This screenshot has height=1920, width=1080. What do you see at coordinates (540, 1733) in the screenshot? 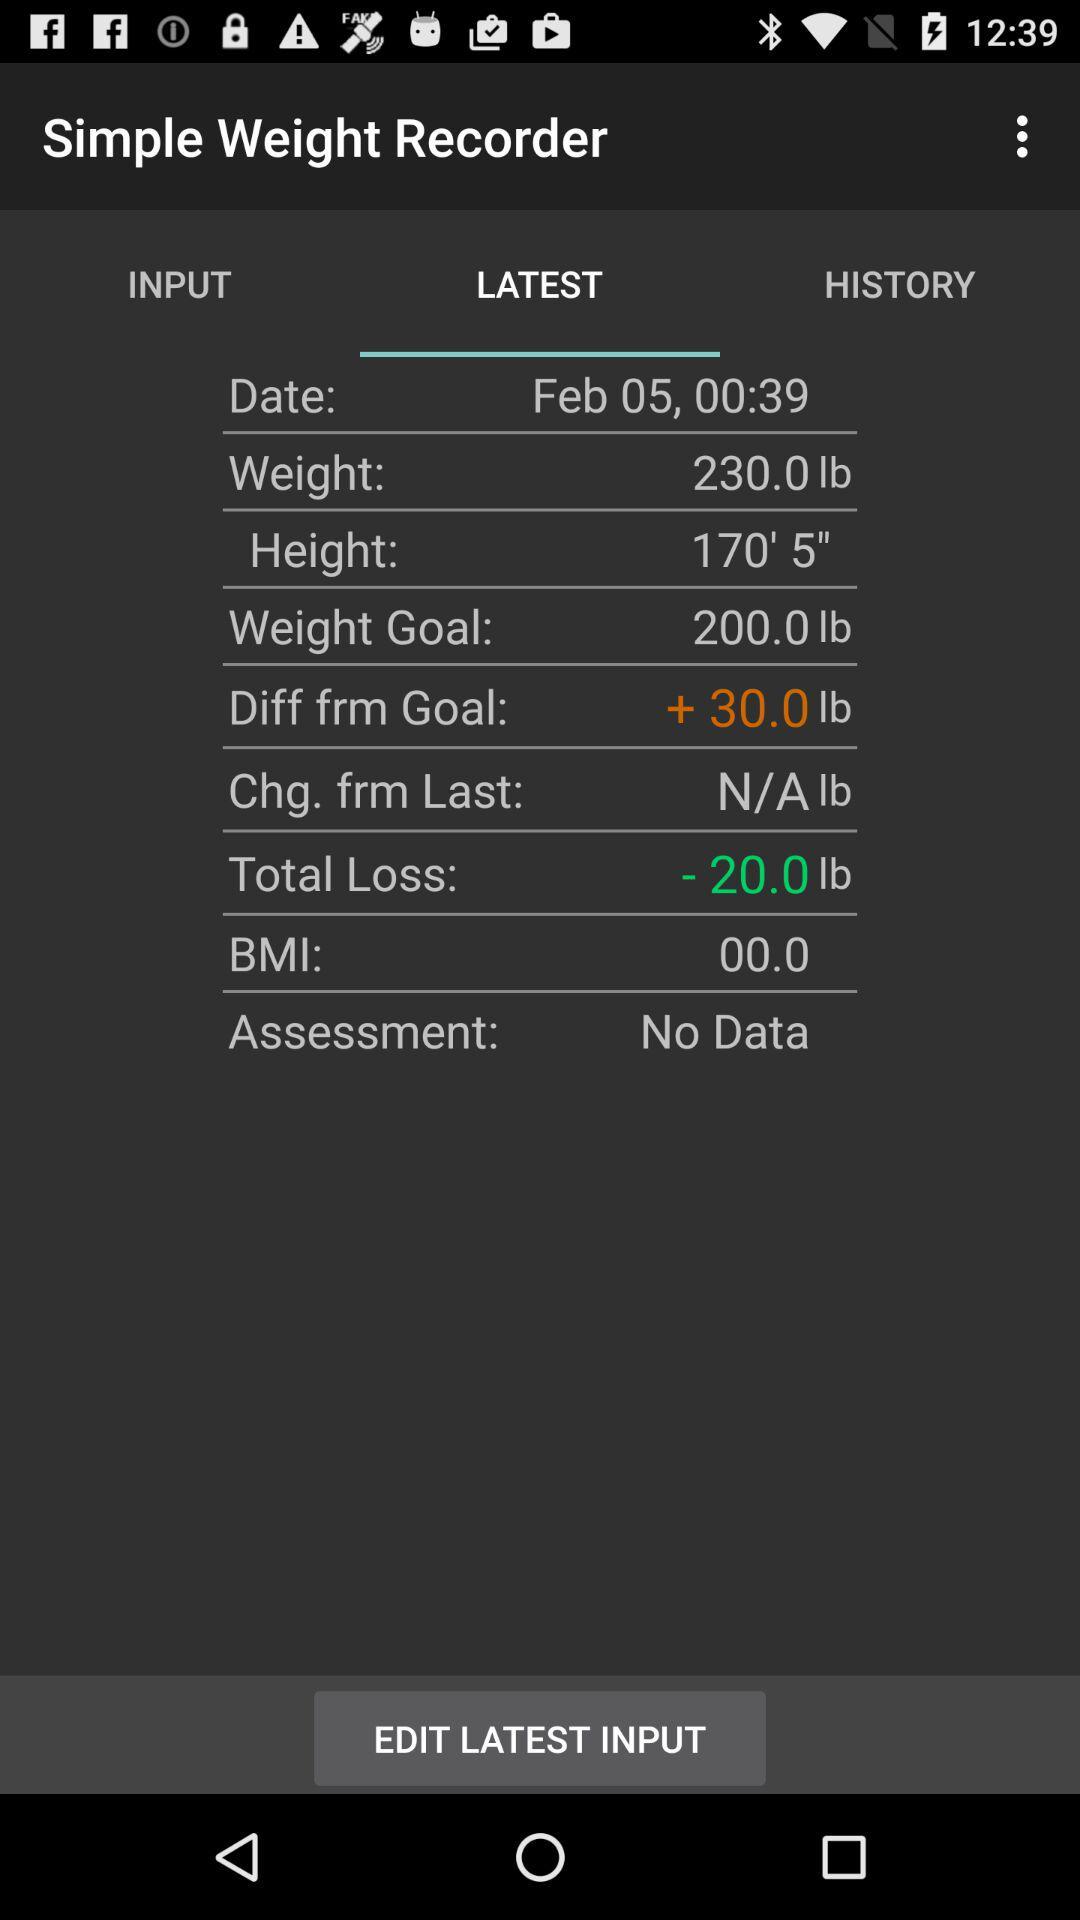
I see `edit latest input` at bounding box center [540, 1733].